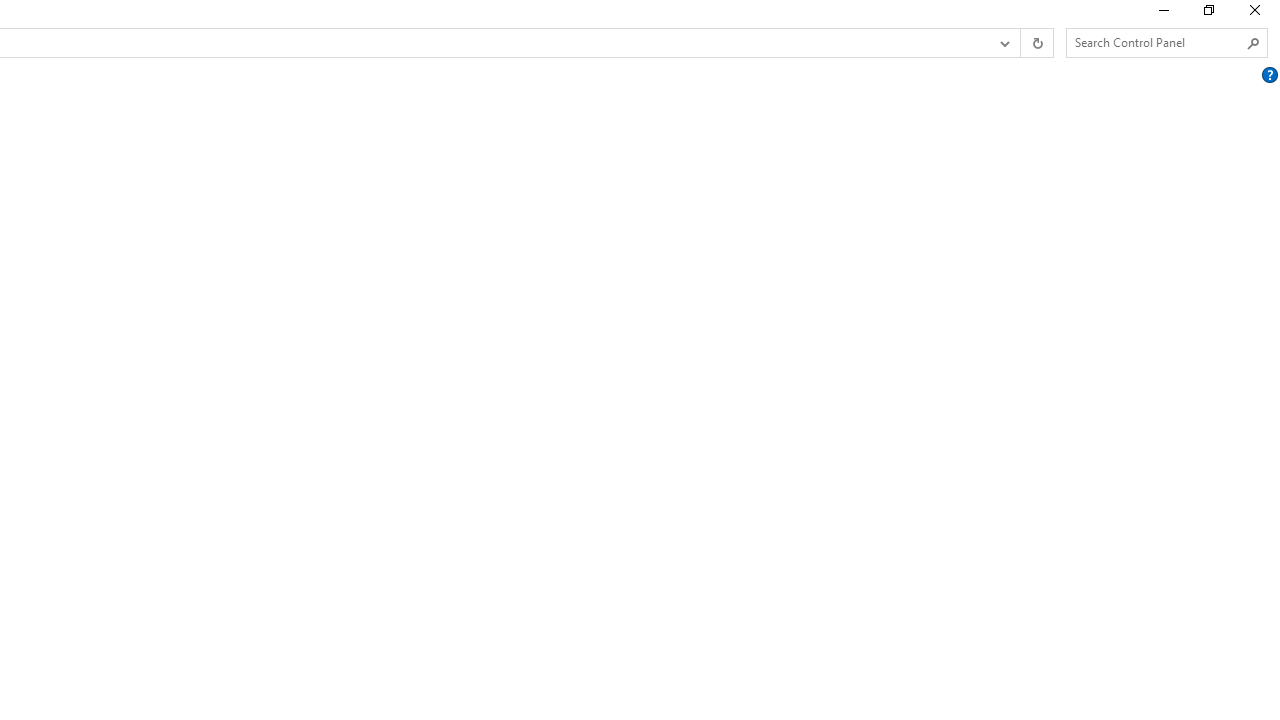  Describe the element at coordinates (1036, 43) in the screenshot. I see `'Refresh "File History" (F5)'` at that location.